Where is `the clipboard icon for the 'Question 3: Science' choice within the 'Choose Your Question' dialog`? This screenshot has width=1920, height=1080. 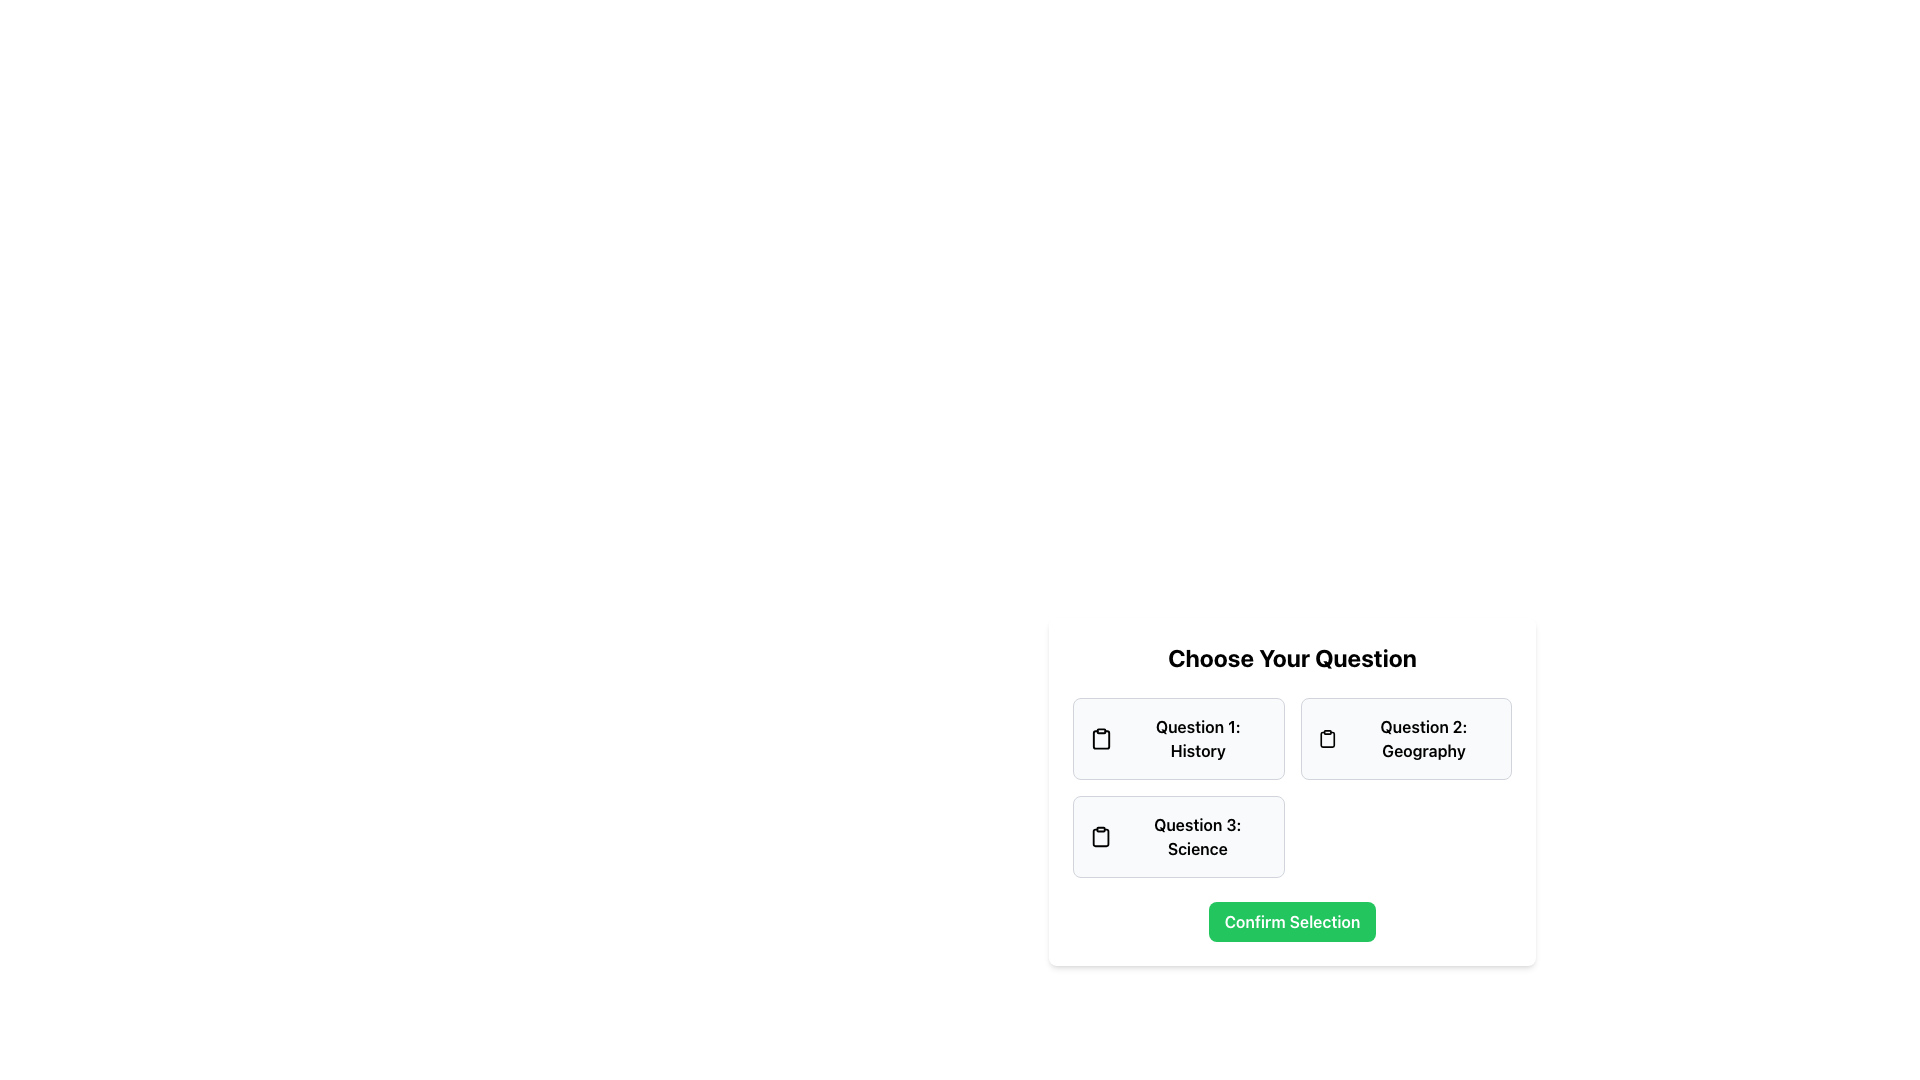
the clipboard icon for the 'Question 3: Science' choice within the 'Choose Your Question' dialog is located at coordinates (1100, 837).